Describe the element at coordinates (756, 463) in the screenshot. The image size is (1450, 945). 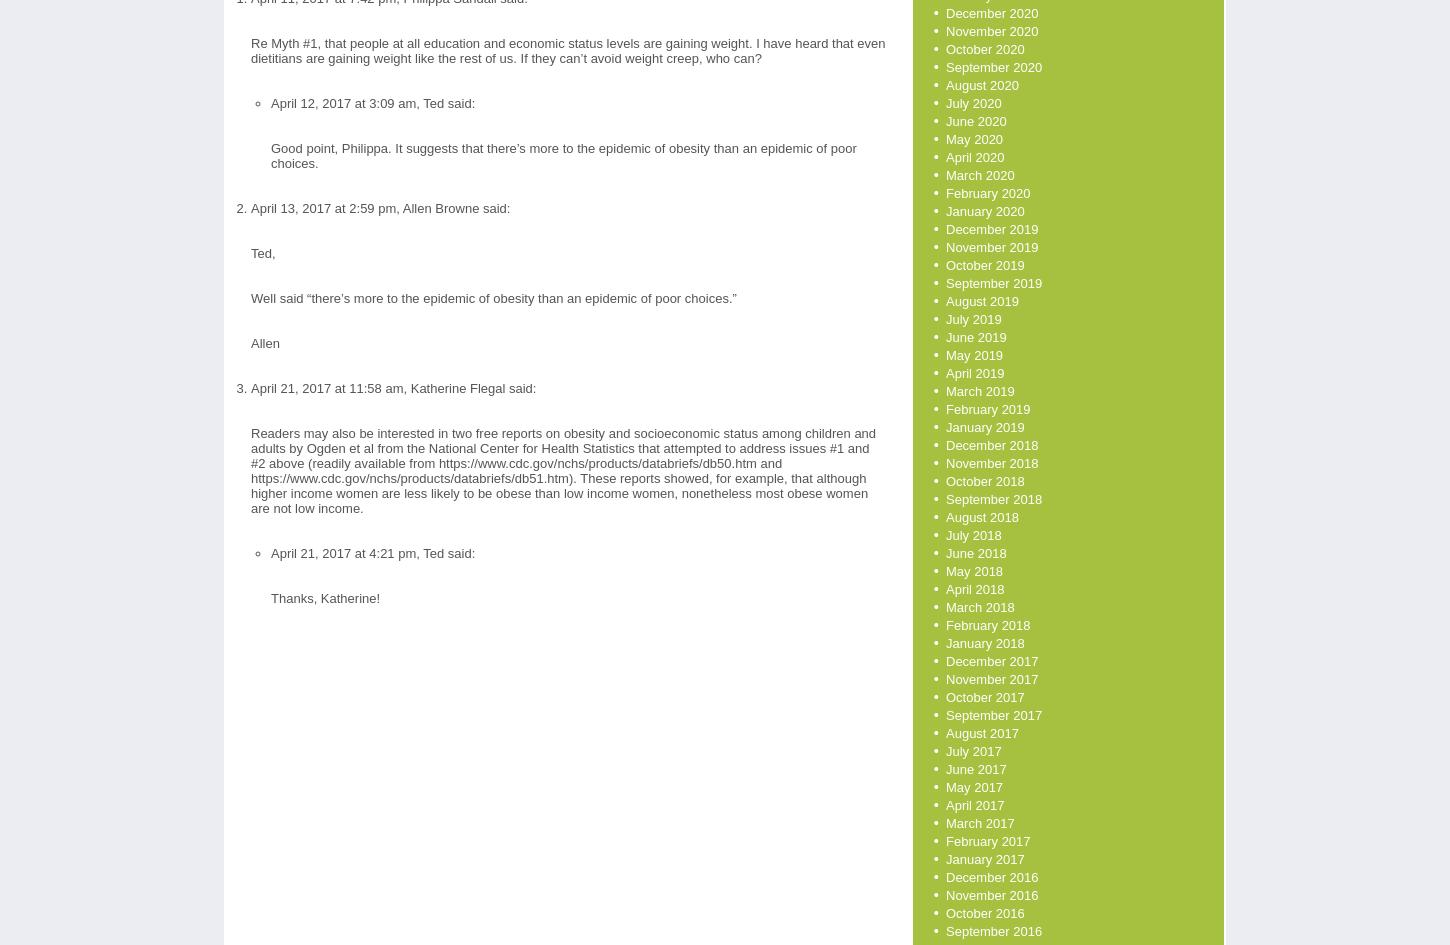
I see `'and'` at that location.